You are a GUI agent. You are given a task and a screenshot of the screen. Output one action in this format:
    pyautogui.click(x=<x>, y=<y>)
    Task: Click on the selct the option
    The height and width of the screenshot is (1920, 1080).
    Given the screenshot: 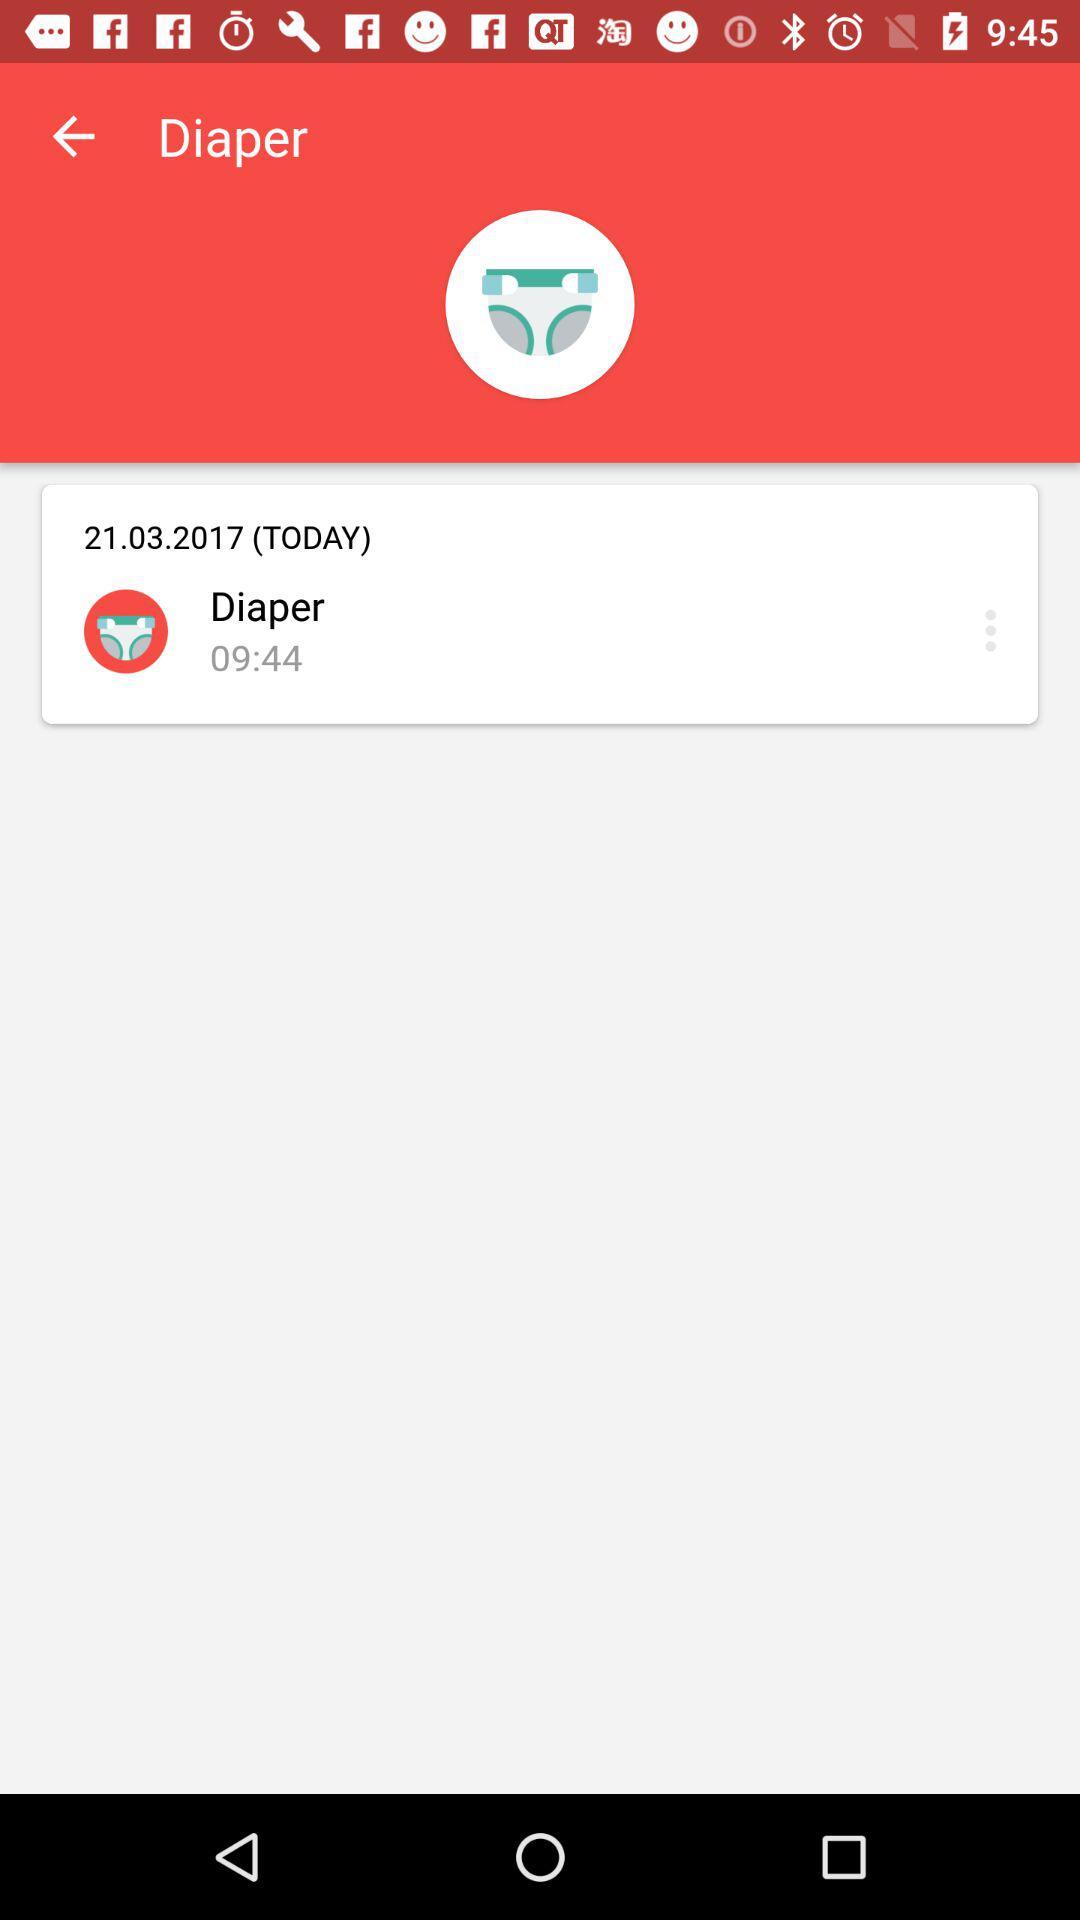 What is the action you would take?
    pyautogui.click(x=995, y=629)
    